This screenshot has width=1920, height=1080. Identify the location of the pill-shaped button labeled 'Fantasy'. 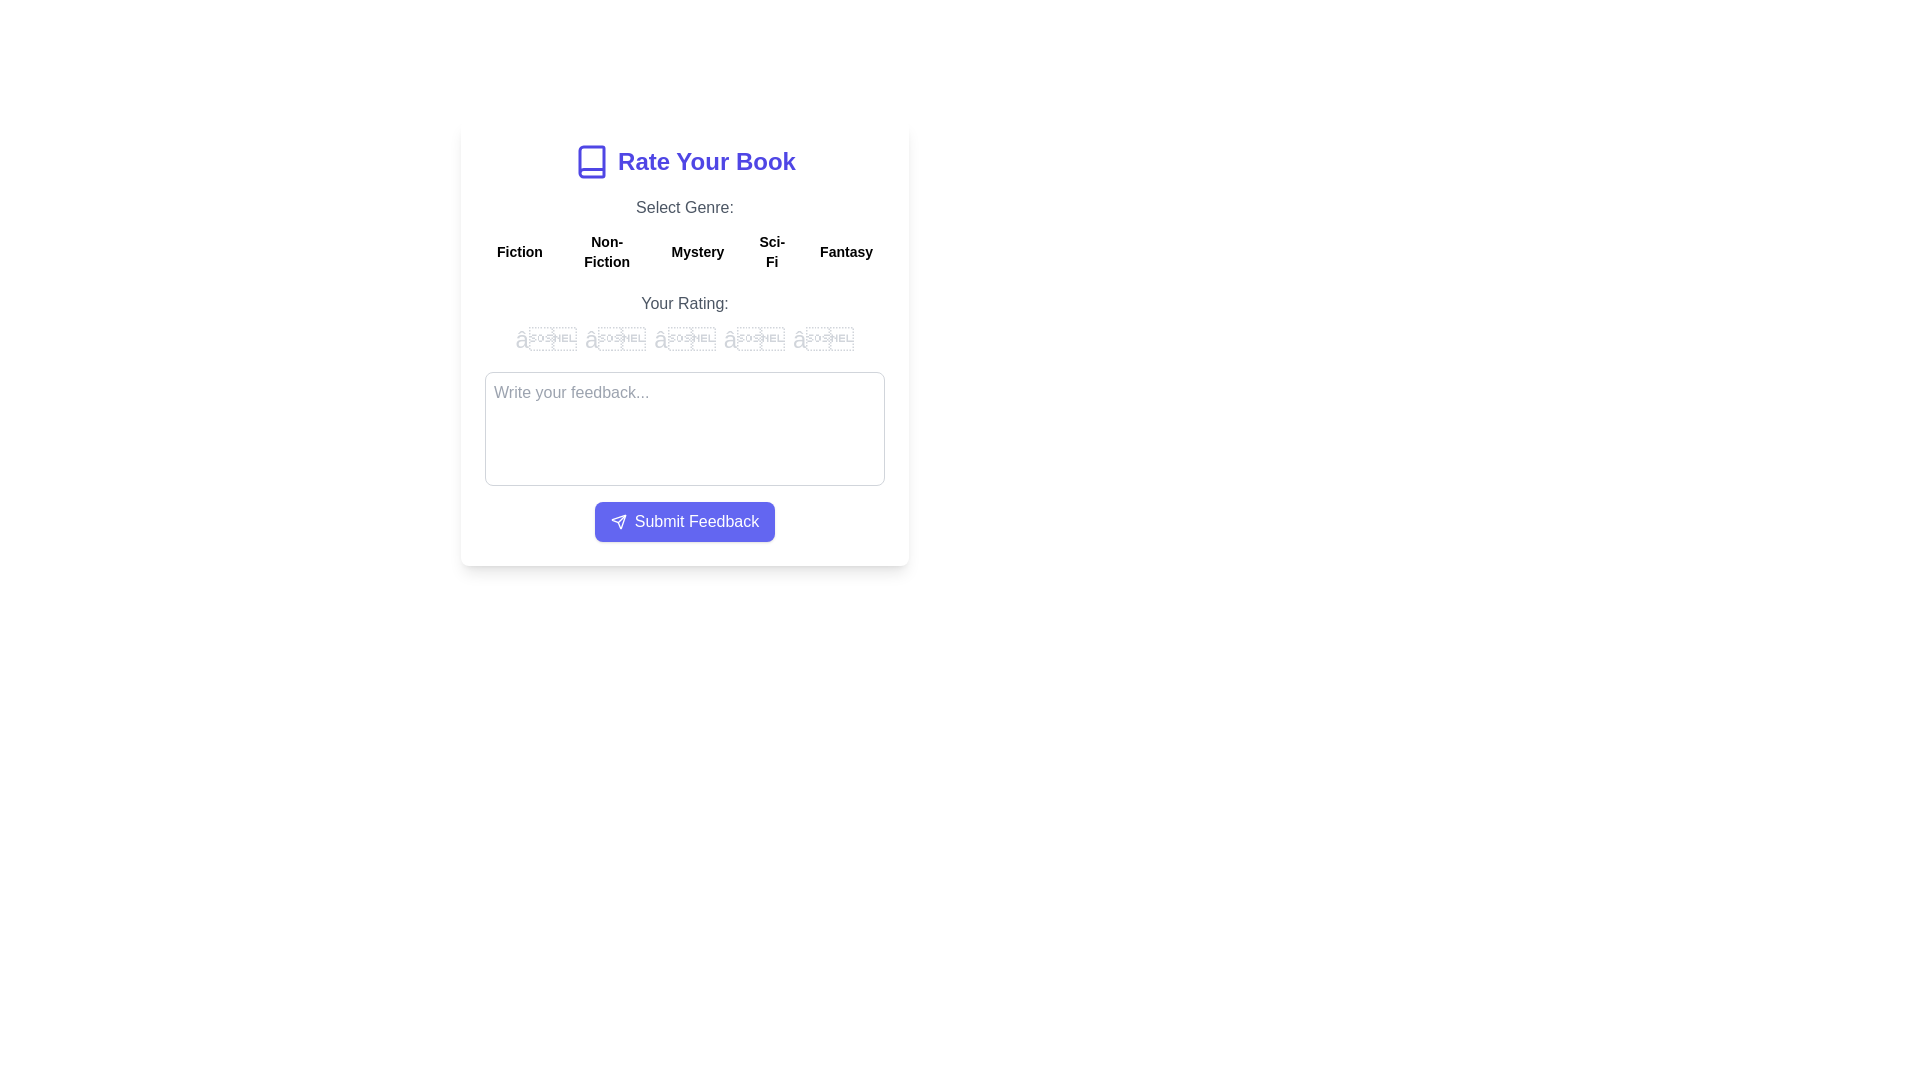
(846, 250).